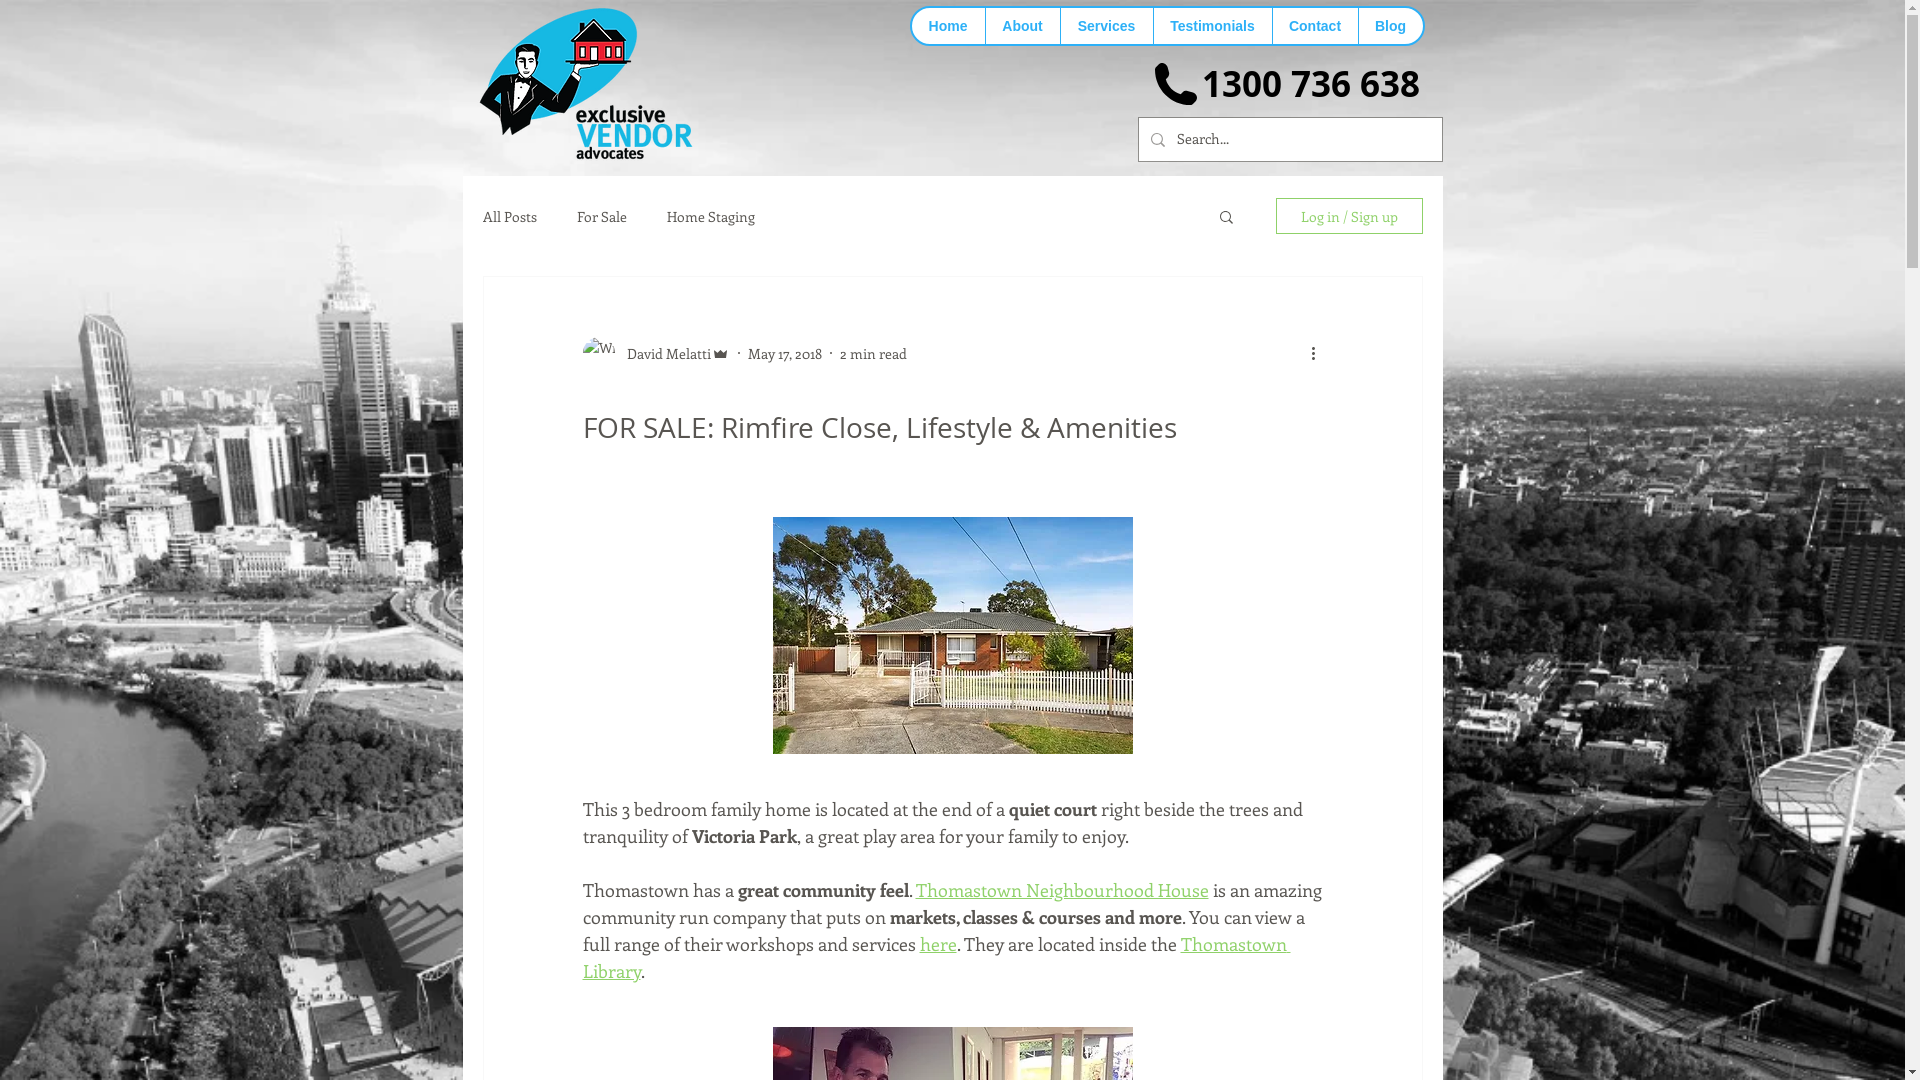 The height and width of the screenshot is (1080, 1920). I want to click on 'All Posts', so click(508, 215).